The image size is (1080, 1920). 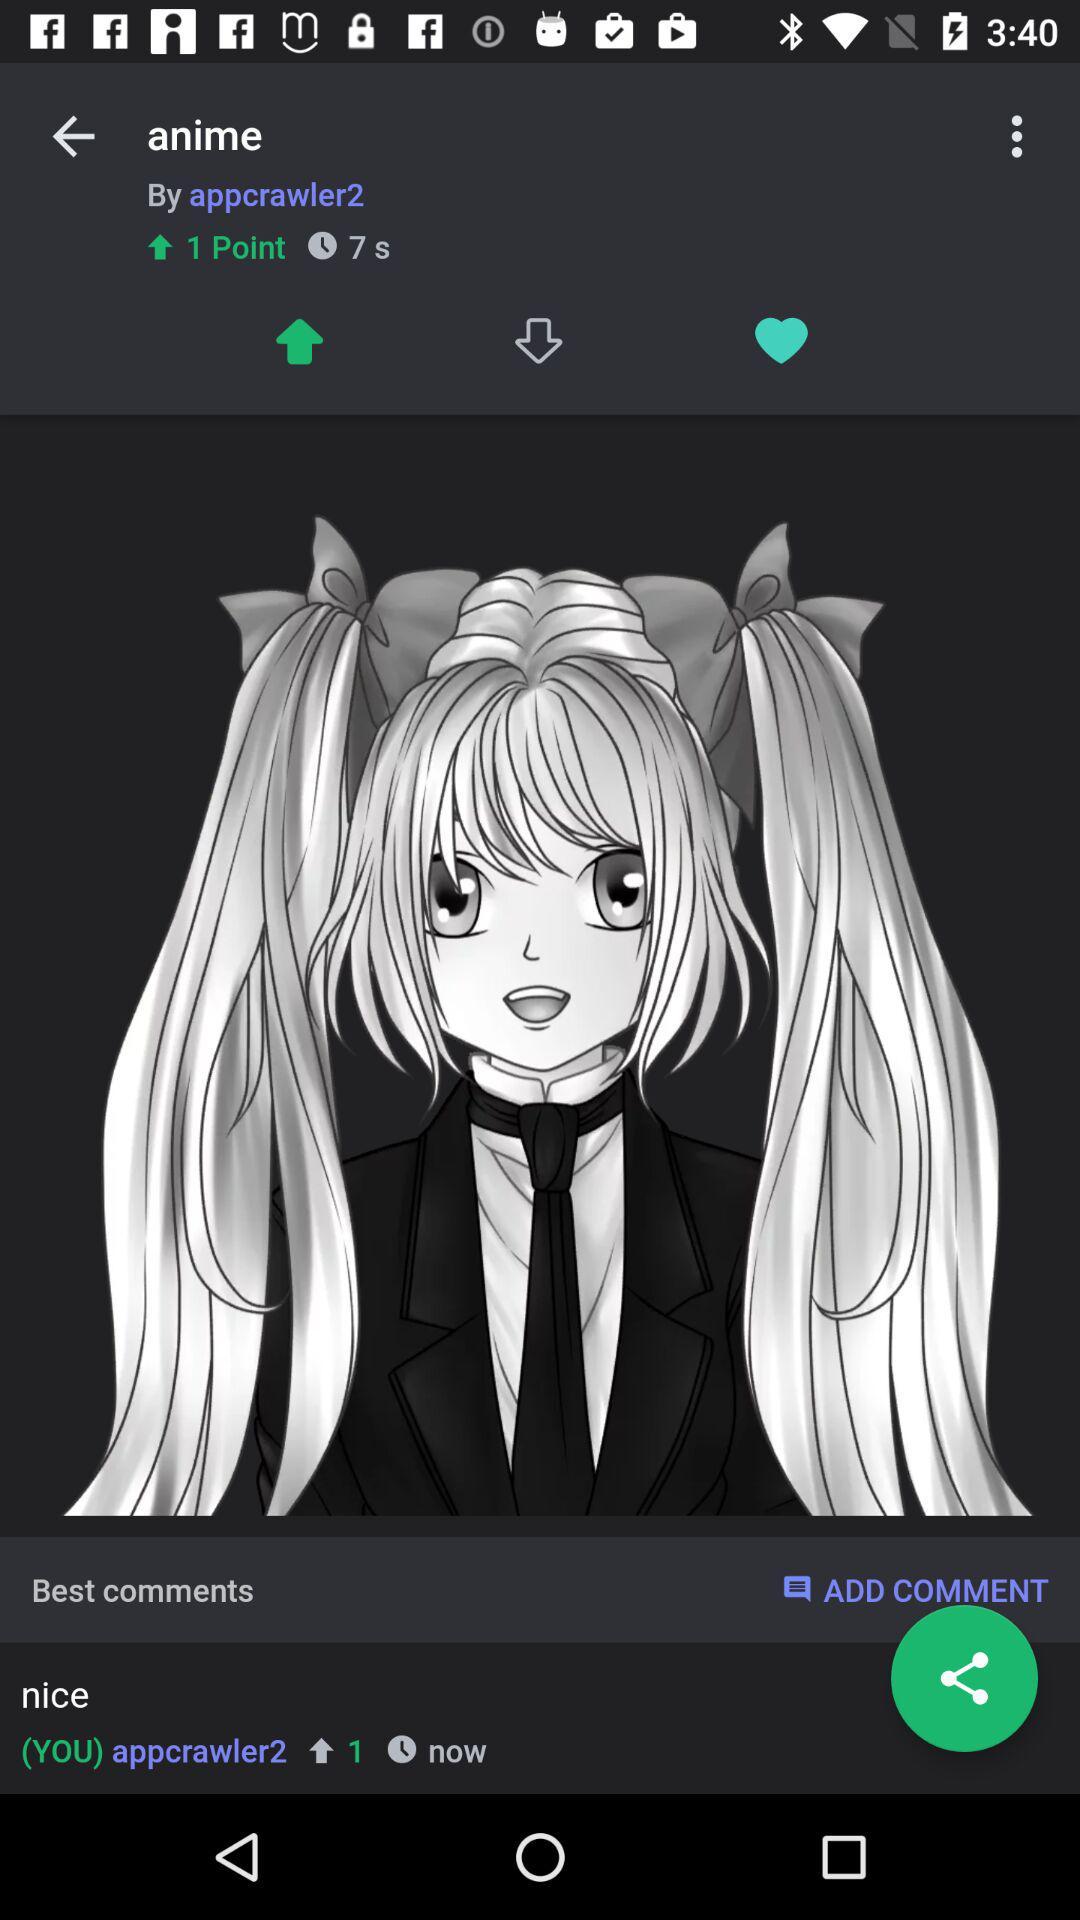 I want to click on item above now, so click(x=533, y=1697).